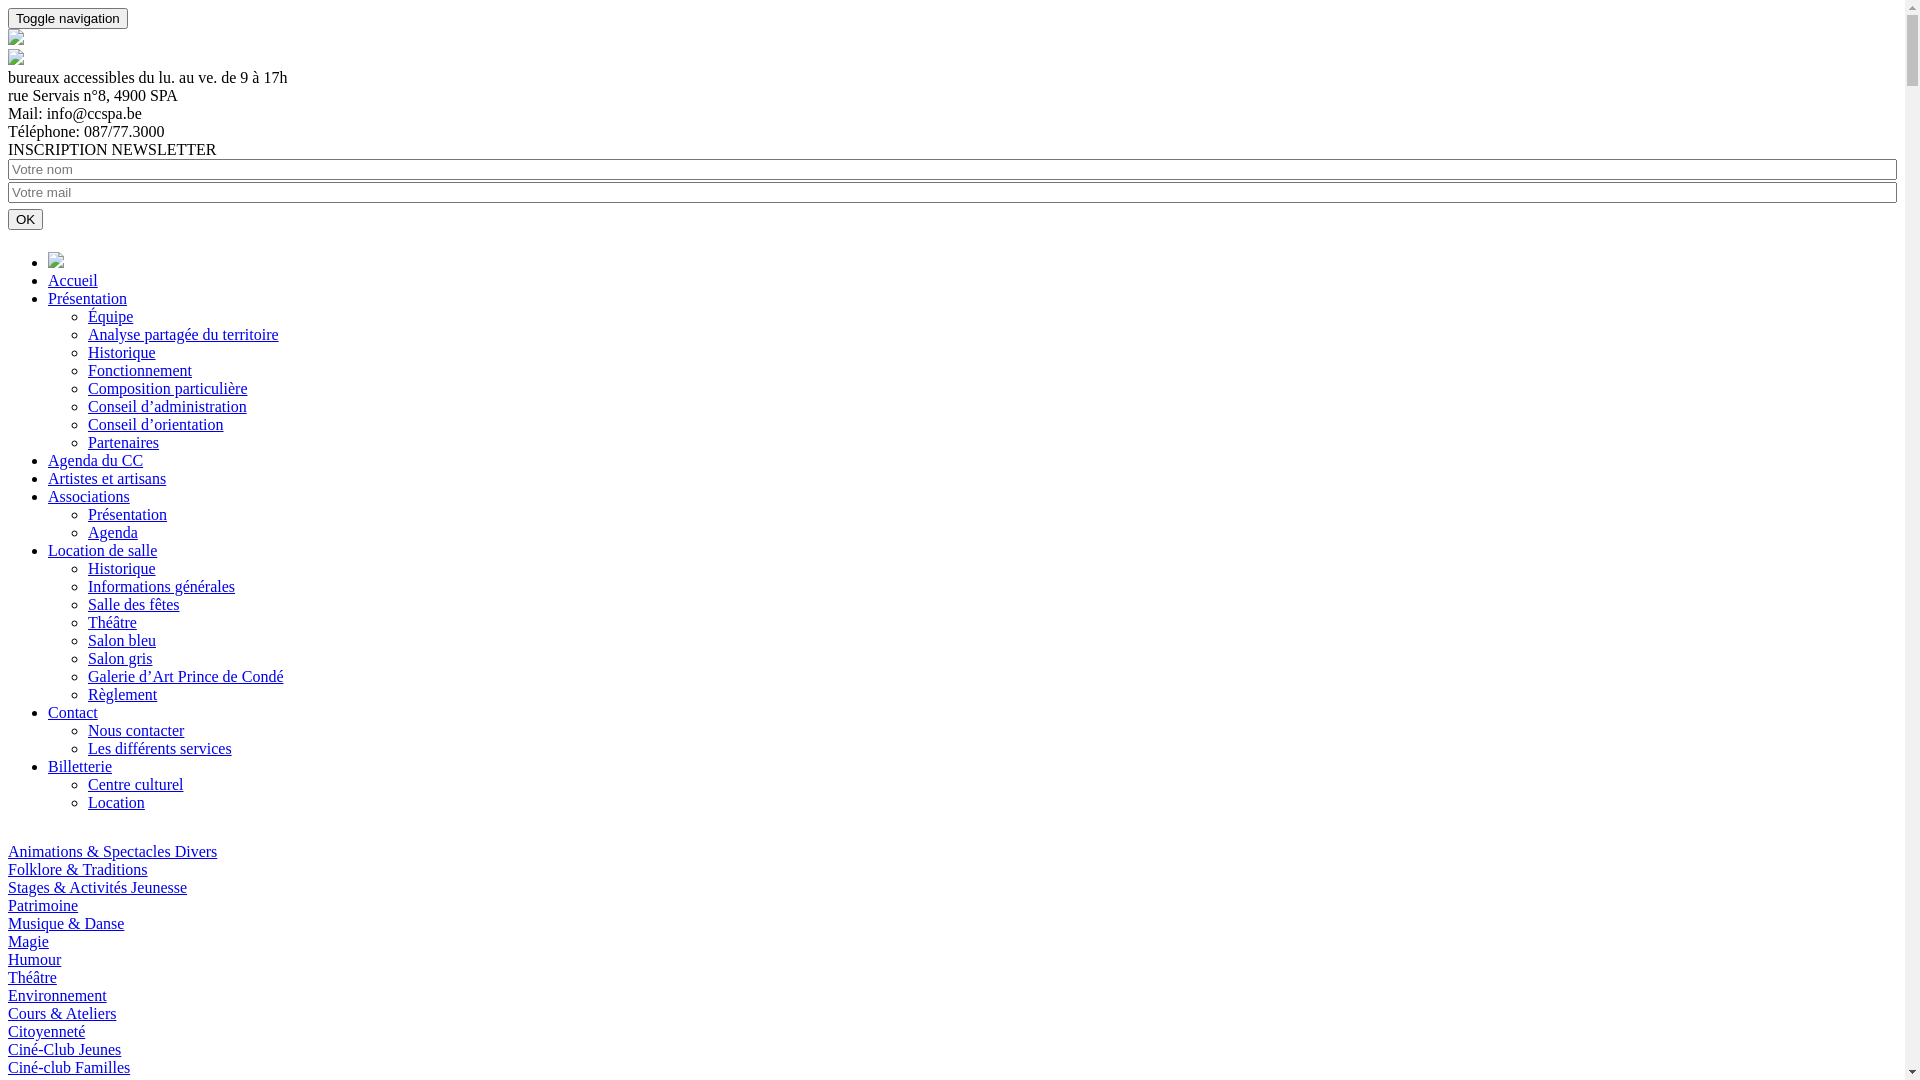 This screenshot has width=1920, height=1080. Describe the element at coordinates (101, 550) in the screenshot. I see `'Location de salle'` at that location.